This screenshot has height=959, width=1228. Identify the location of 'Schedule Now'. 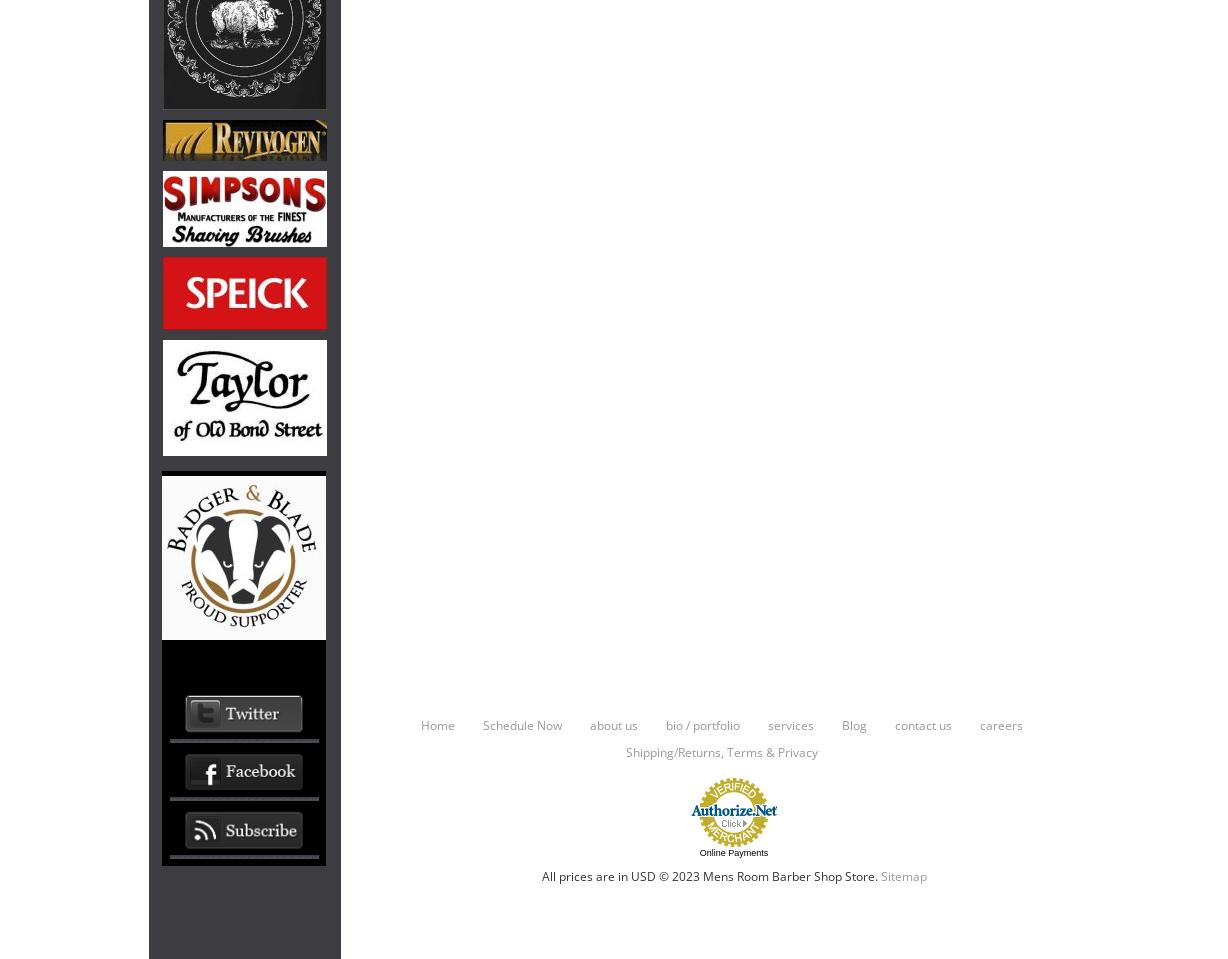
(520, 723).